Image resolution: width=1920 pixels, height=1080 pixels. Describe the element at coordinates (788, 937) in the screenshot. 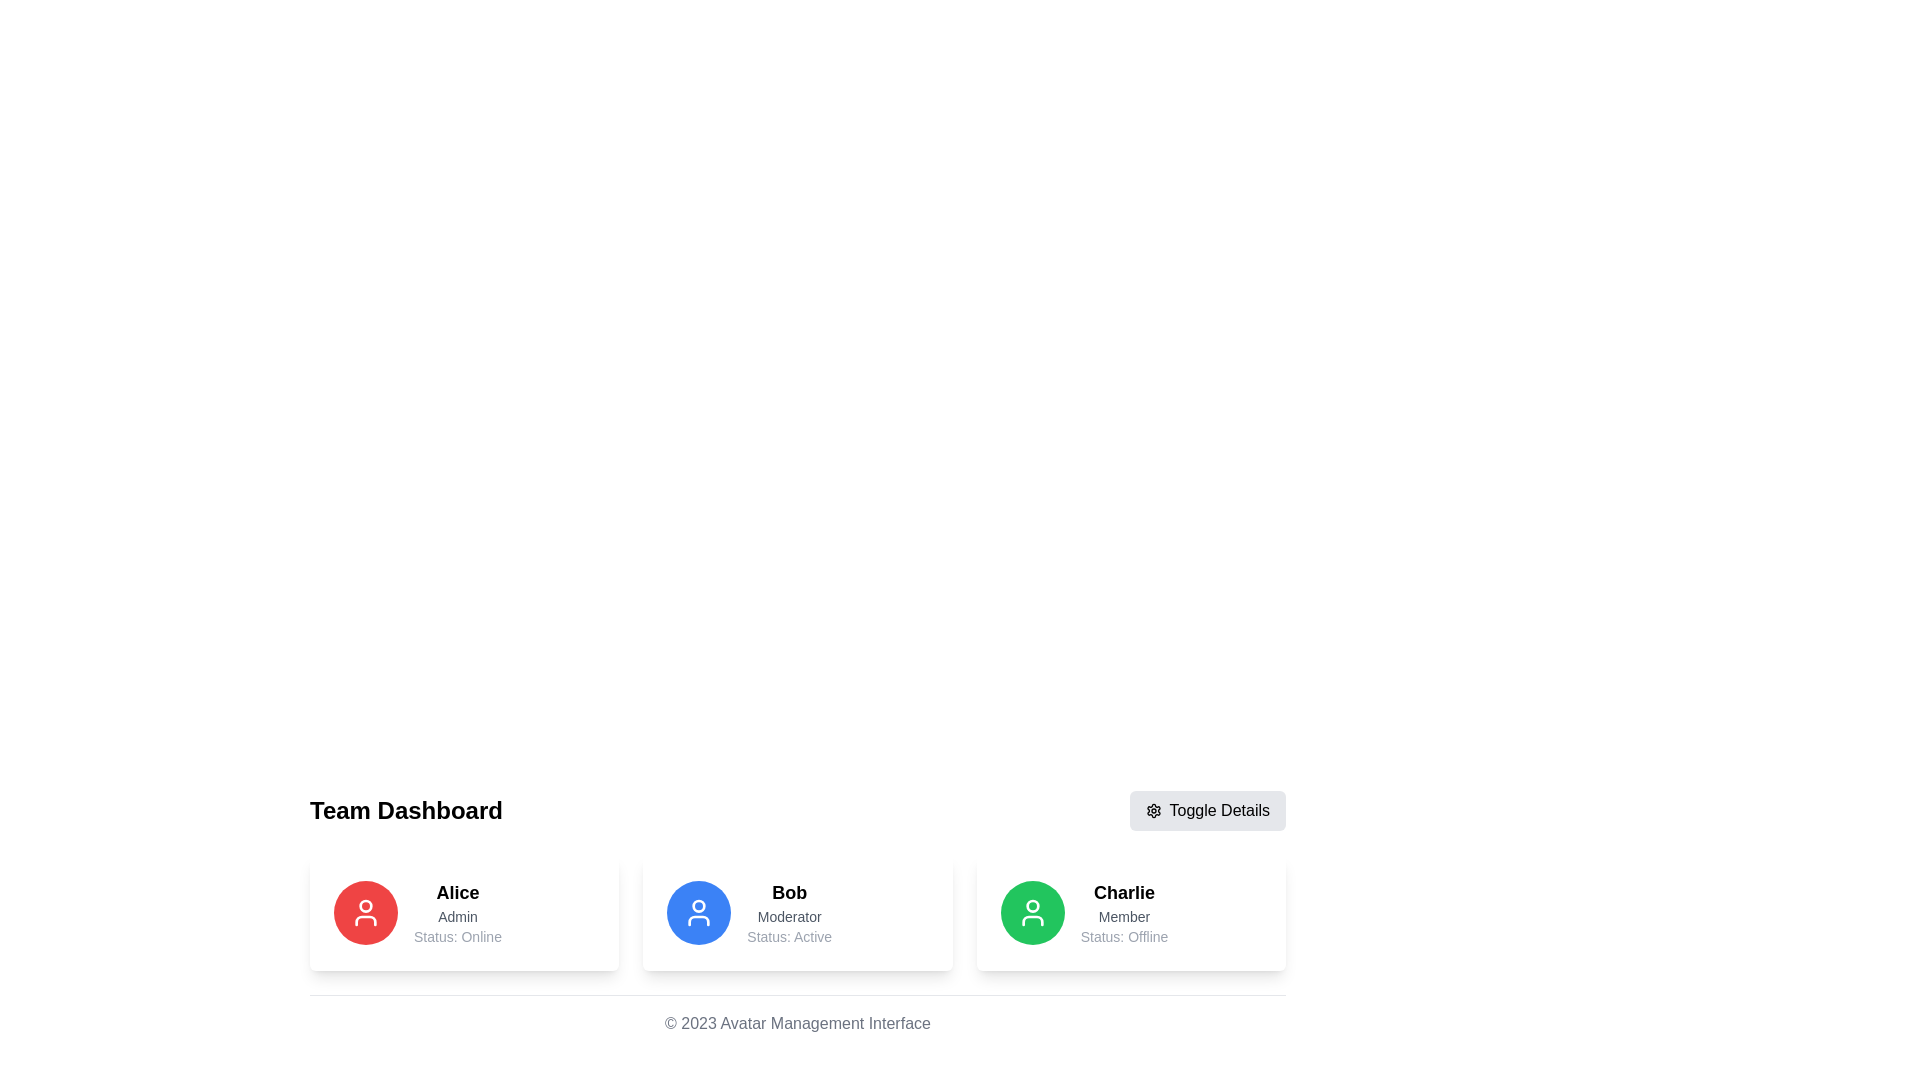

I see `the text label displaying 'Status: Active' that is located below 'Moderator' in the card under the header 'Bob'` at that location.